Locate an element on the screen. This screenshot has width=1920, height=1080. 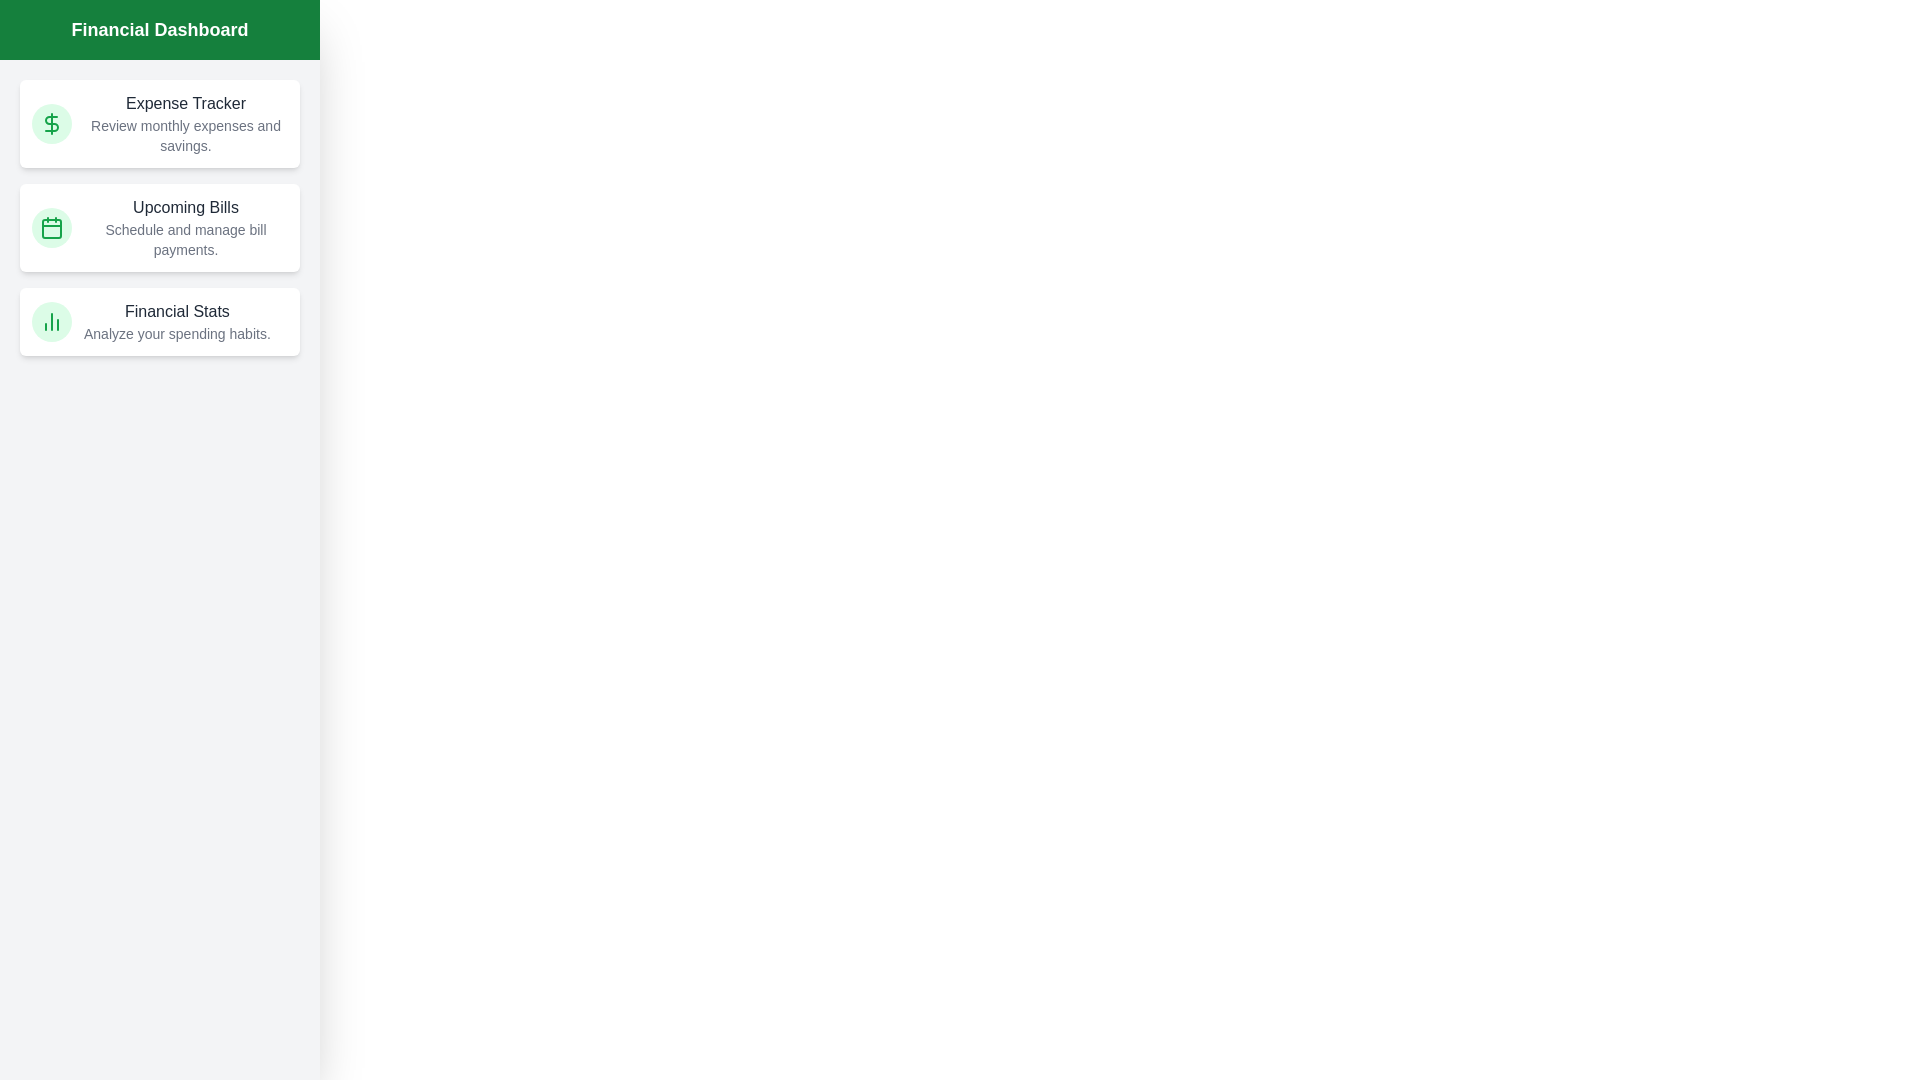
the icon next to the Upcoming Bills item is located at coordinates (52, 226).